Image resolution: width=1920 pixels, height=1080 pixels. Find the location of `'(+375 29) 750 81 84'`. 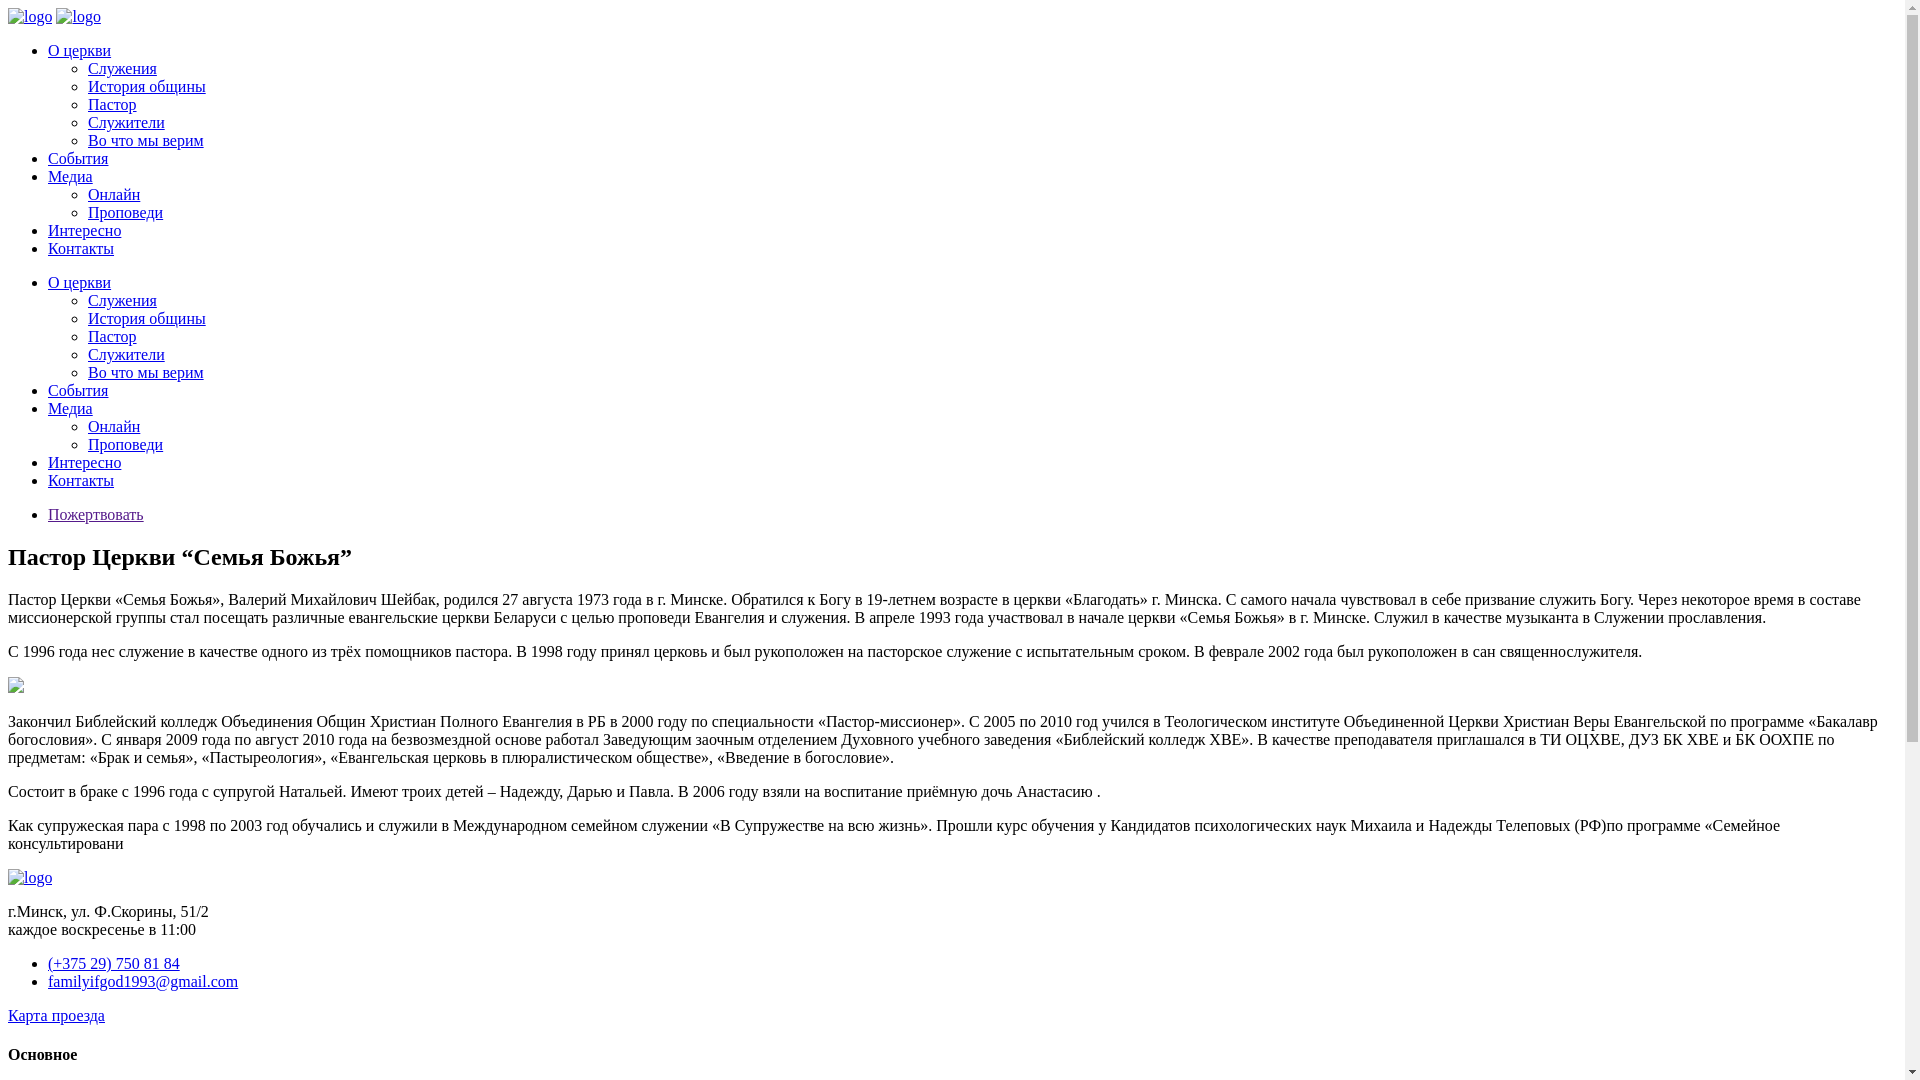

'(+375 29) 750 81 84' is located at coordinates (113, 962).